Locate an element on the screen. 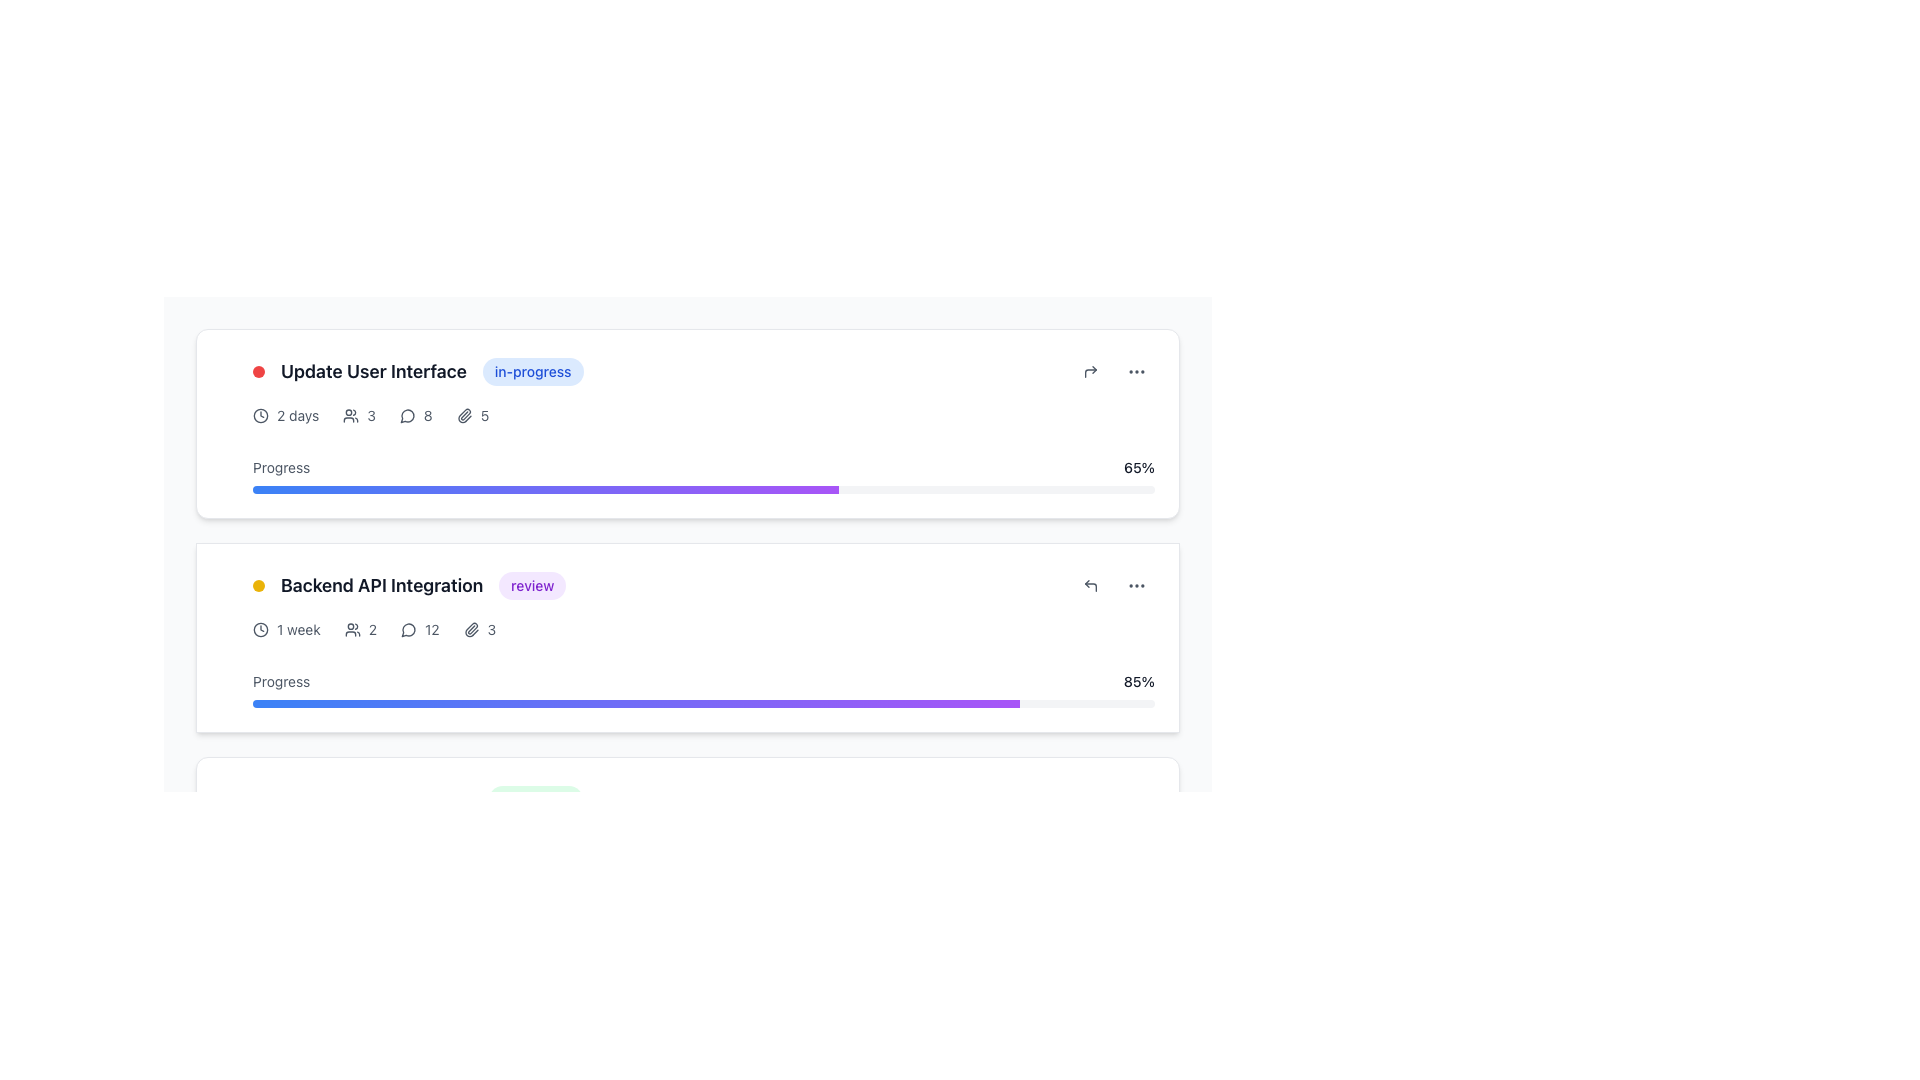  the visual appearance of the paperclip icon representing a file attachment, located beside the number '3' in the 'Backend API Integration' section is located at coordinates (470, 628).